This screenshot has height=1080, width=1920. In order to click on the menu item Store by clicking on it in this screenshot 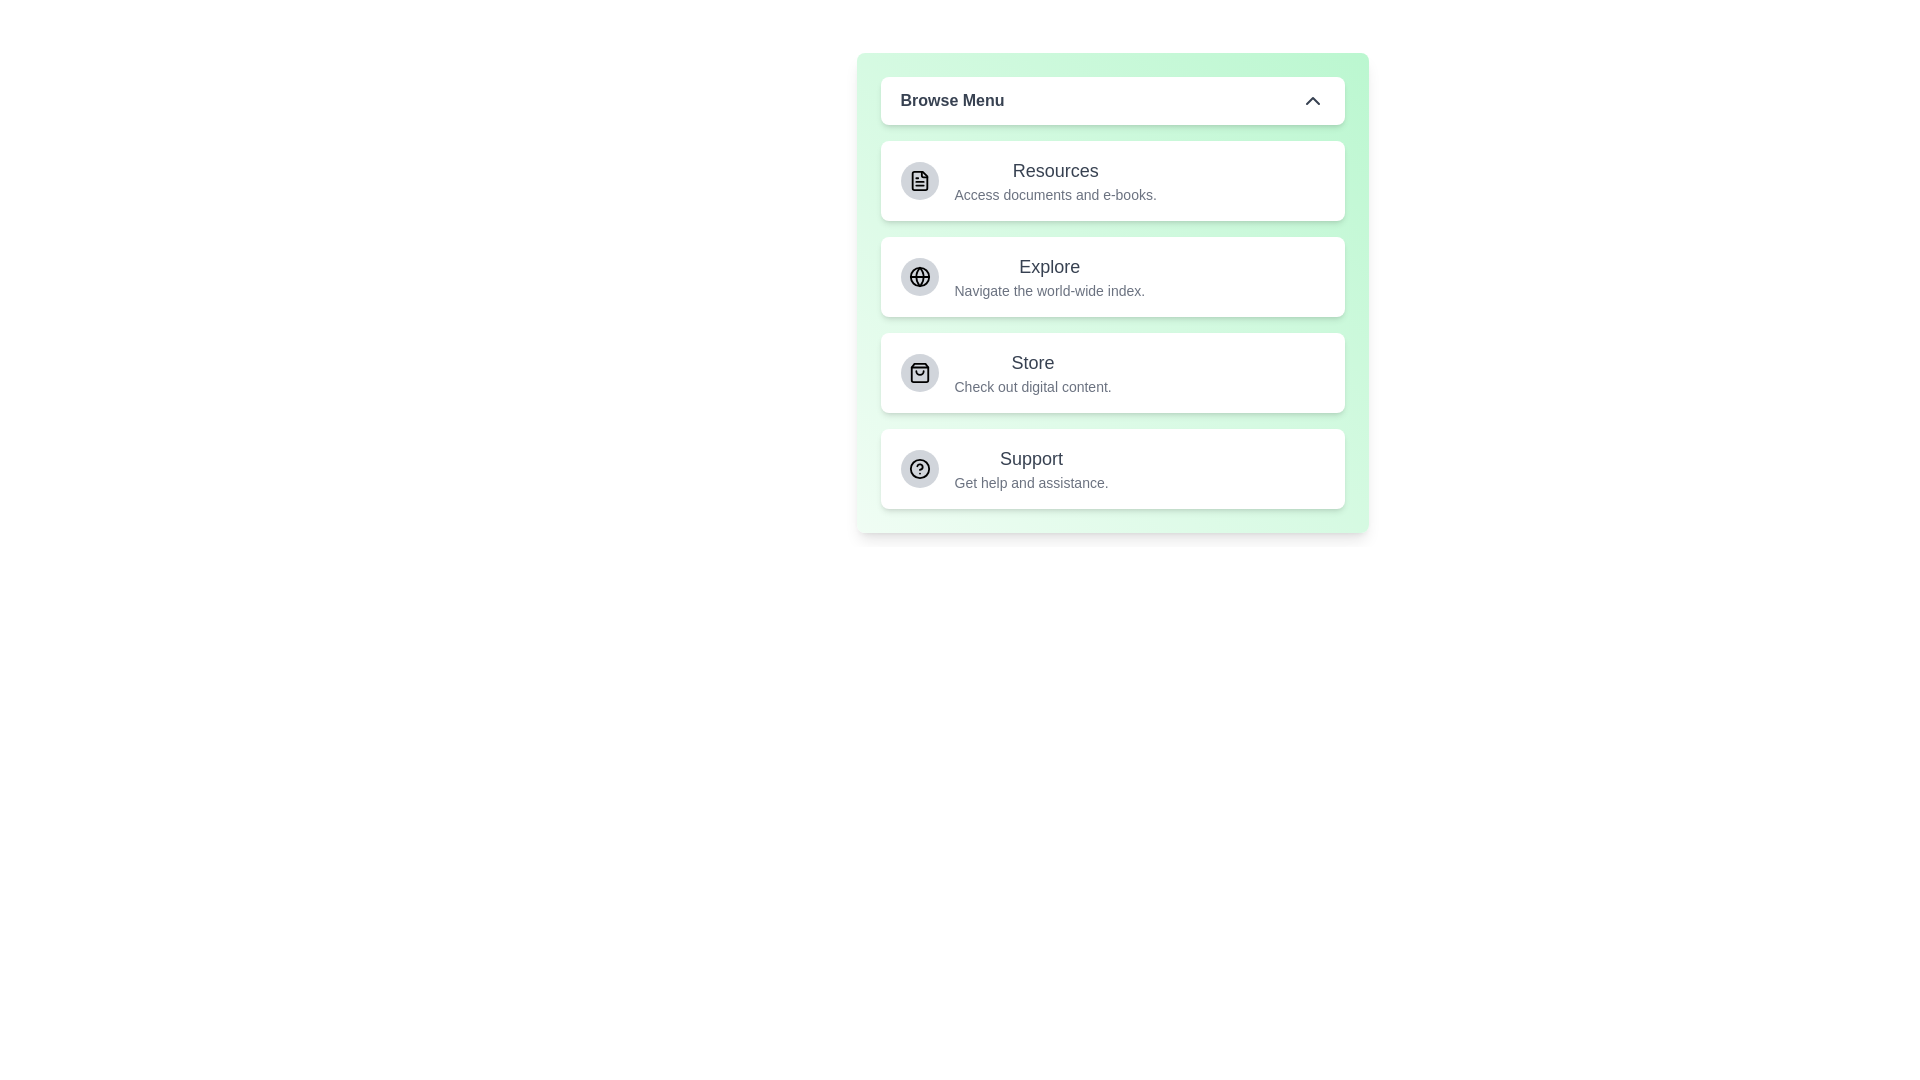, I will do `click(1111, 373)`.